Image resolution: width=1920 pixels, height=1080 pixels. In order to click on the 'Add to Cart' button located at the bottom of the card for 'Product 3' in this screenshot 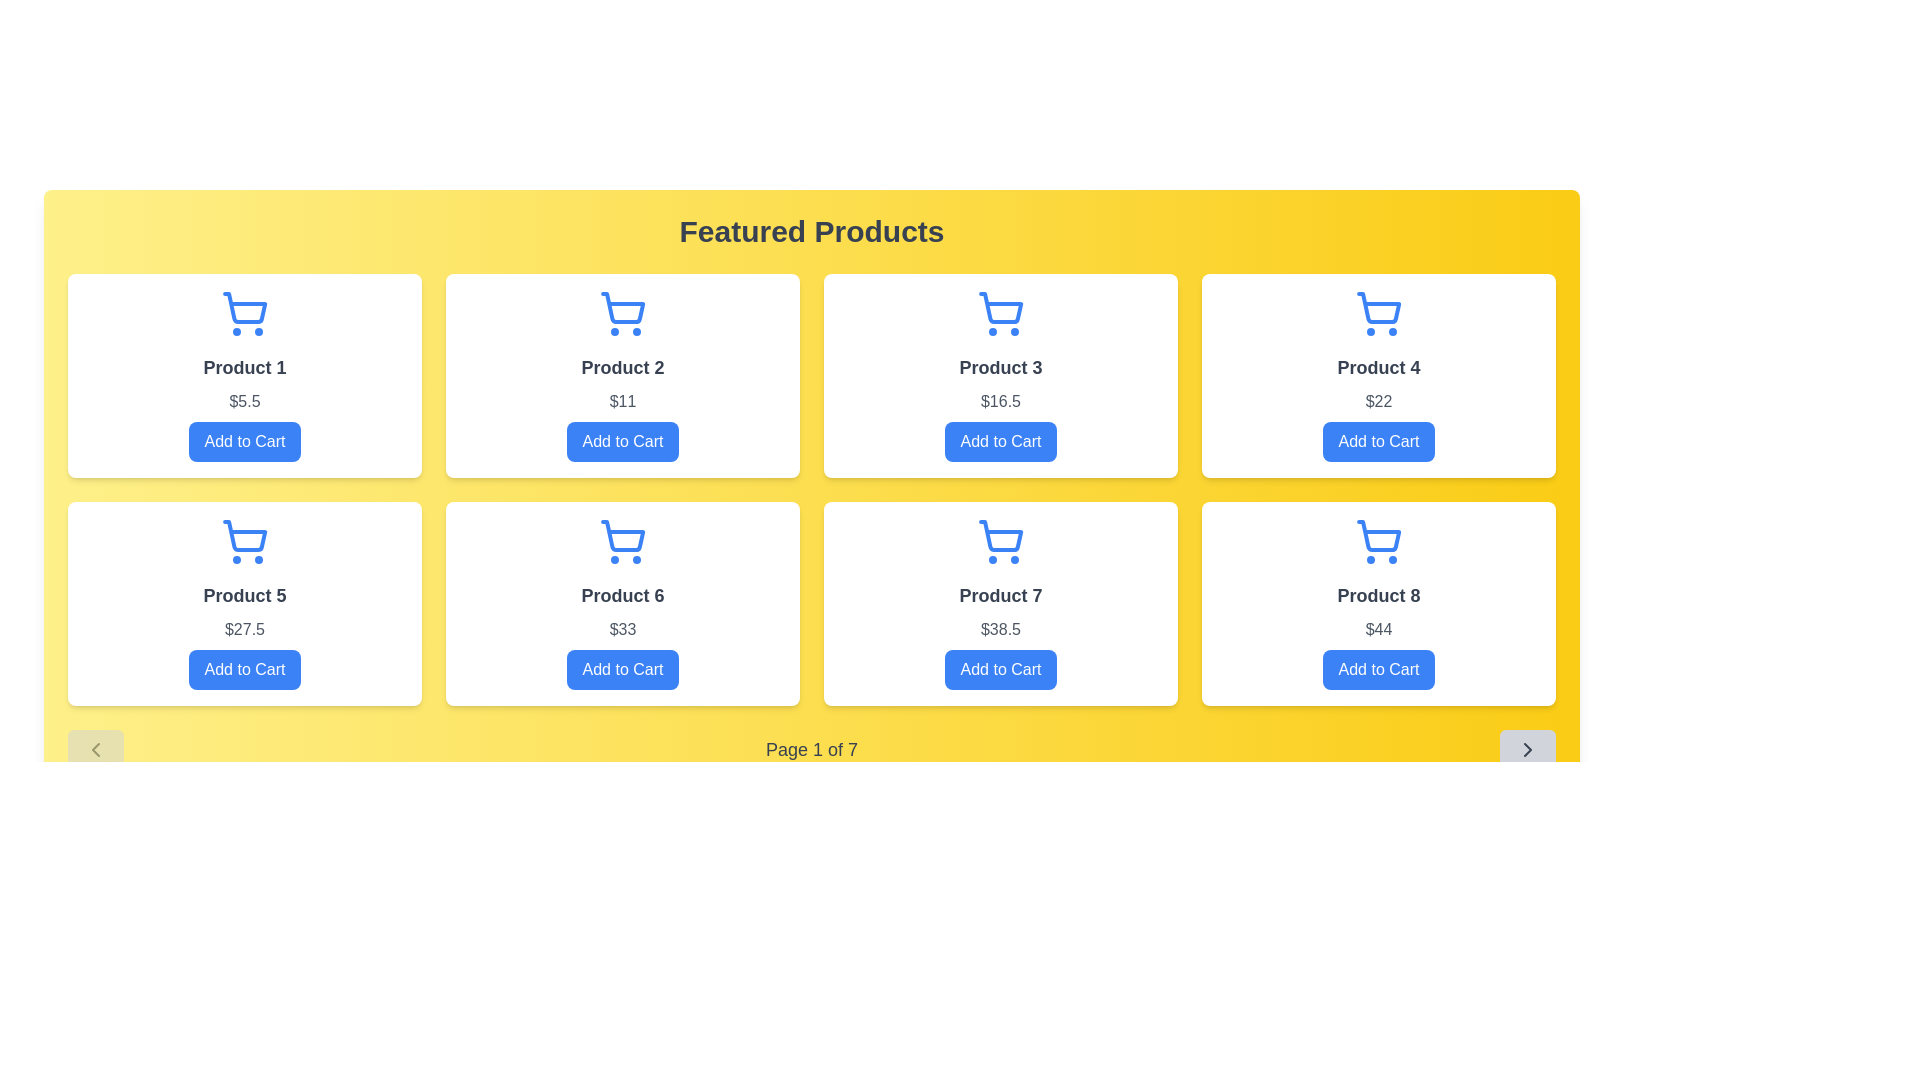, I will do `click(1001, 441)`.